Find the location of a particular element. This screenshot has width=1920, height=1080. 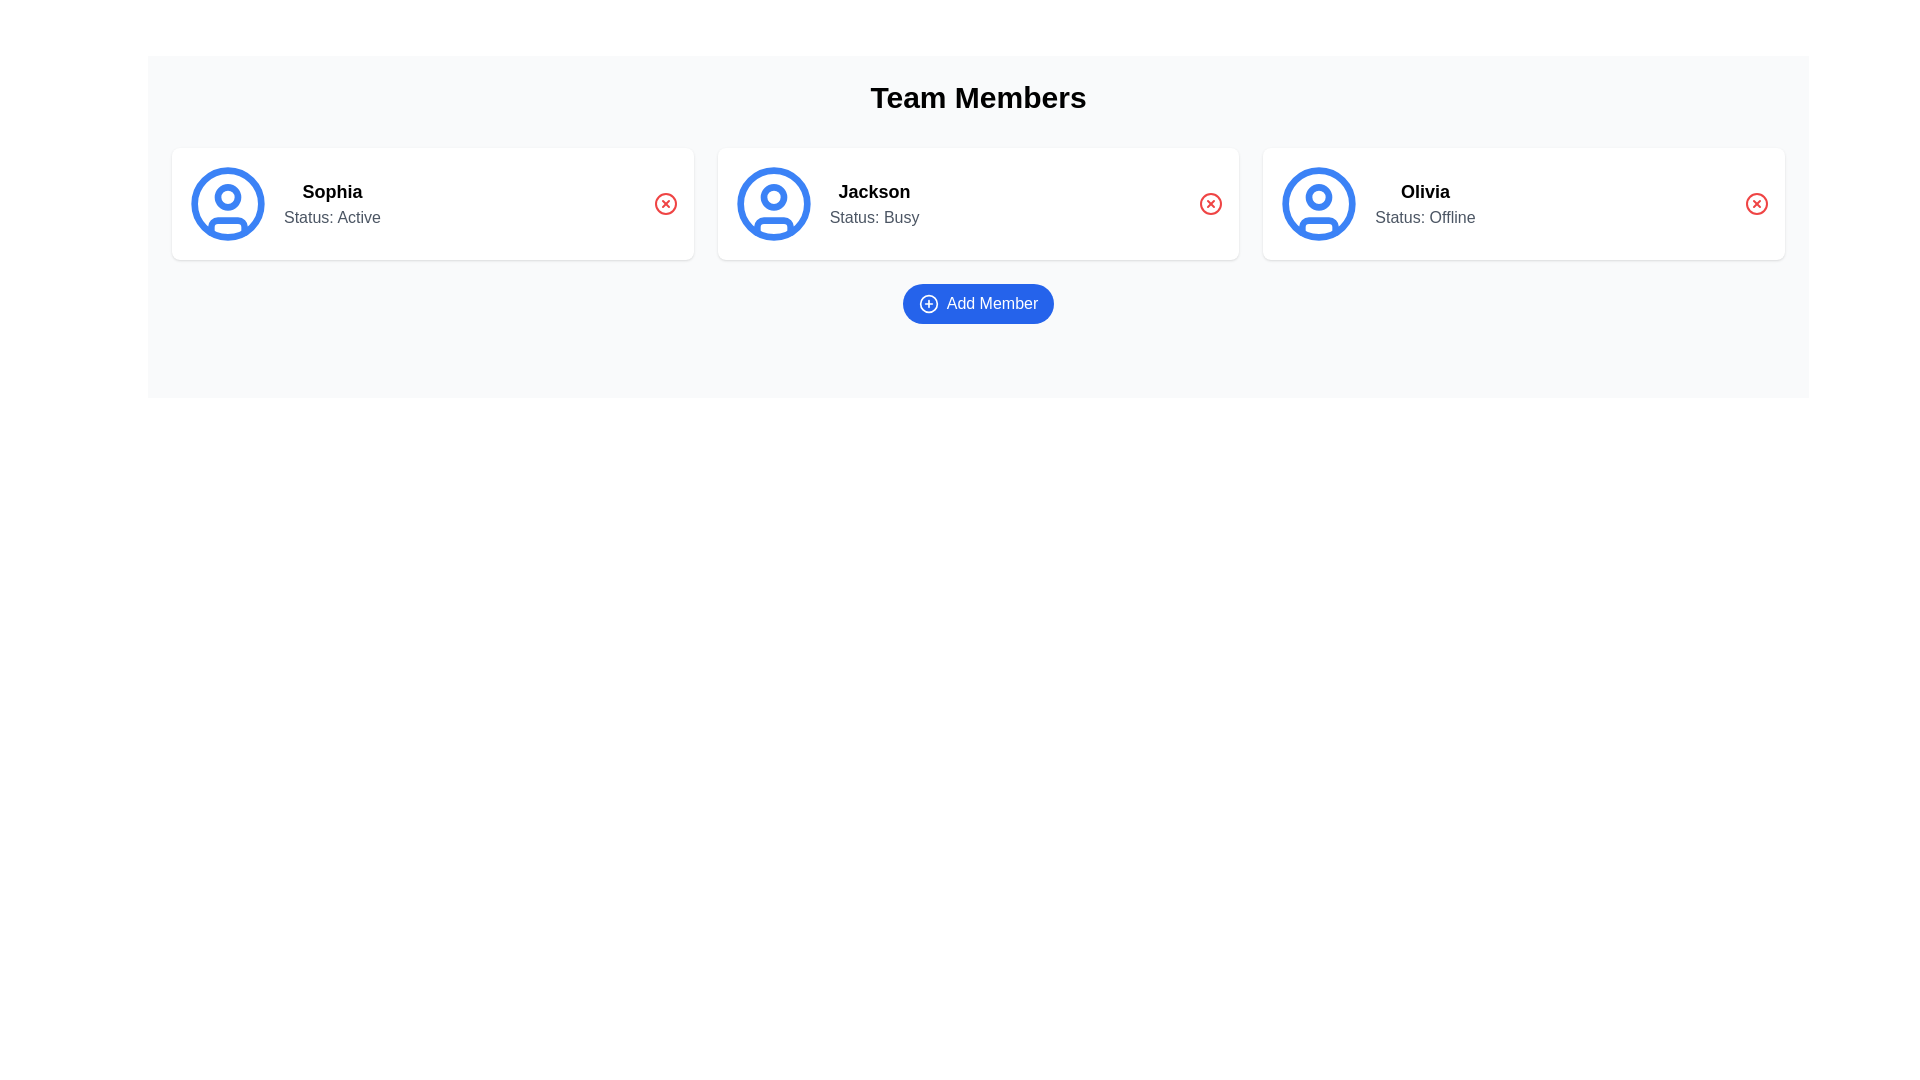

the circular graphic element that is part of the 'Add Member' button located in the lower section of the interface is located at coordinates (927, 304).